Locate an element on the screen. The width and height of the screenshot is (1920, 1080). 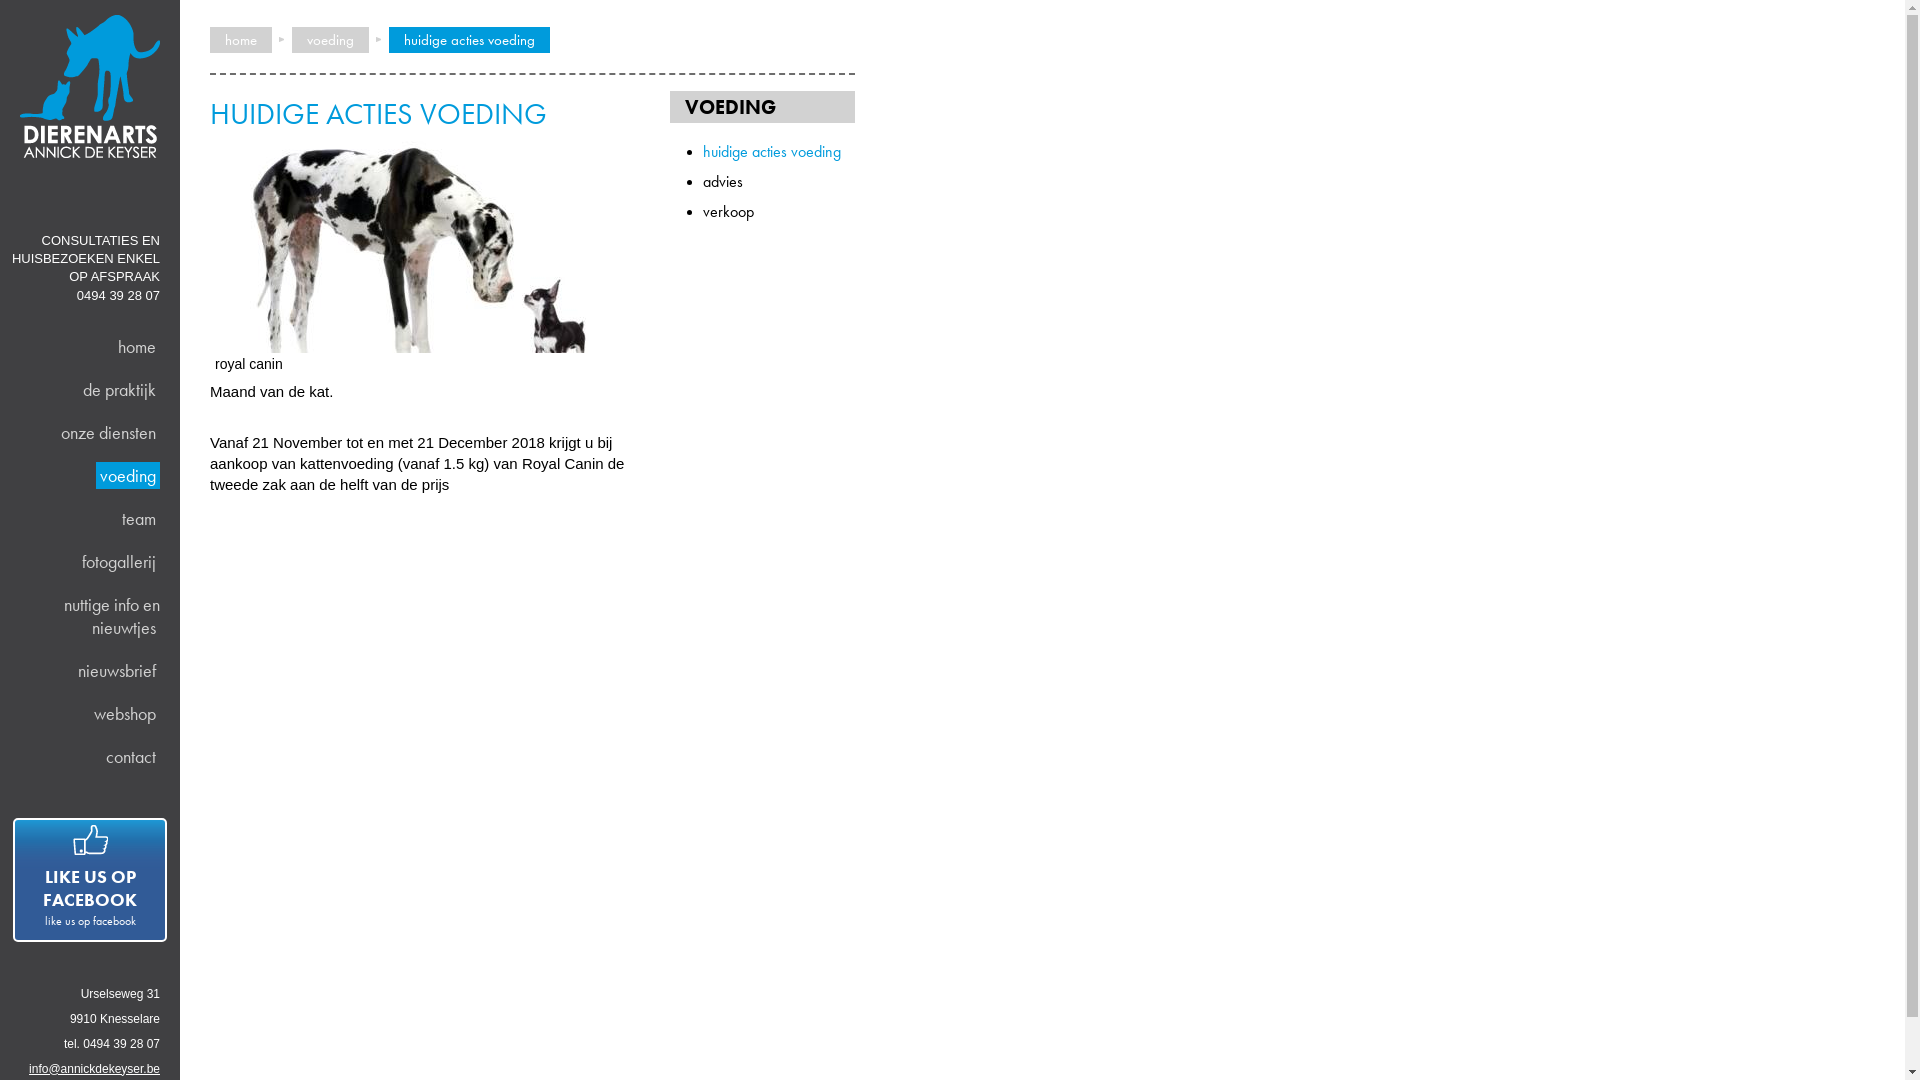
'huidige acties voeding' is located at coordinates (770, 150).